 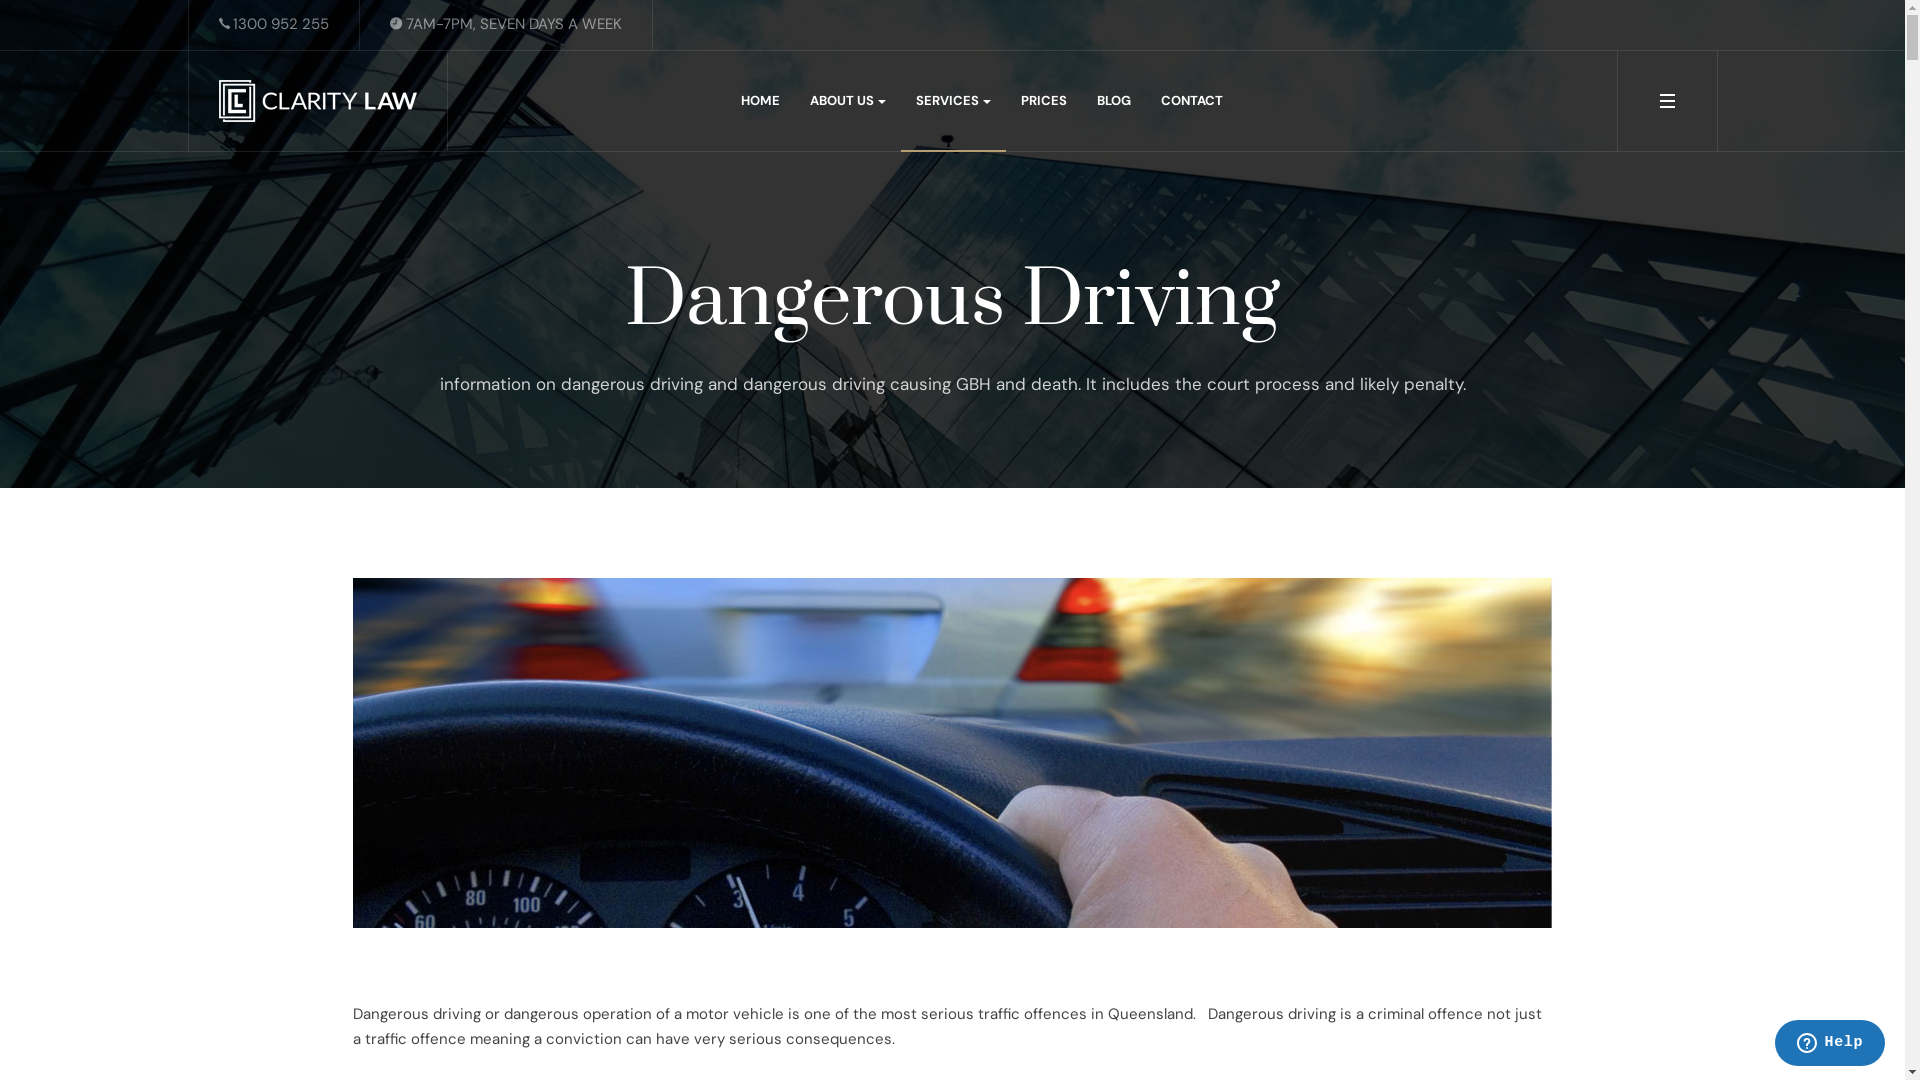 I want to click on 'ABOUT US', so click(x=848, y=100).